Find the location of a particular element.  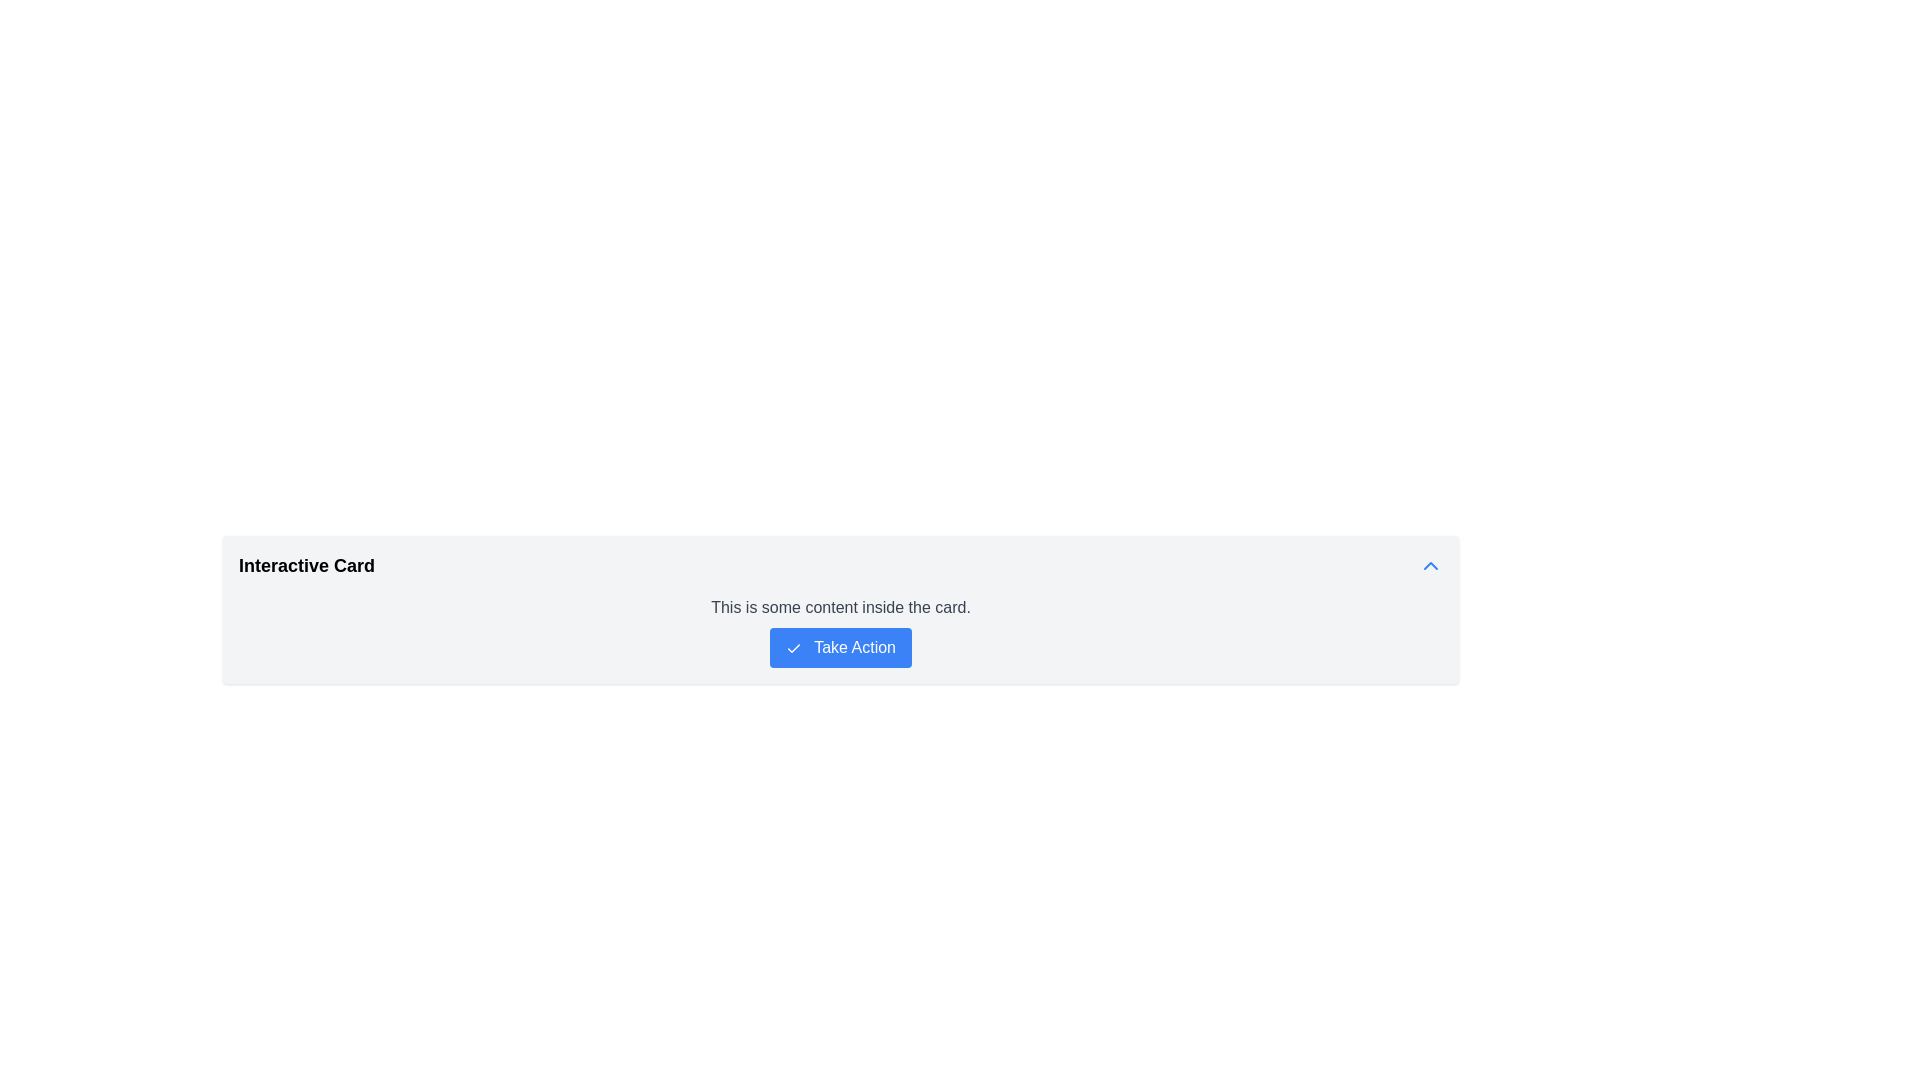

descriptive information provided in the text block of the composite element located centrally within the 'Interactive Card' is located at coordinates (840, 632).